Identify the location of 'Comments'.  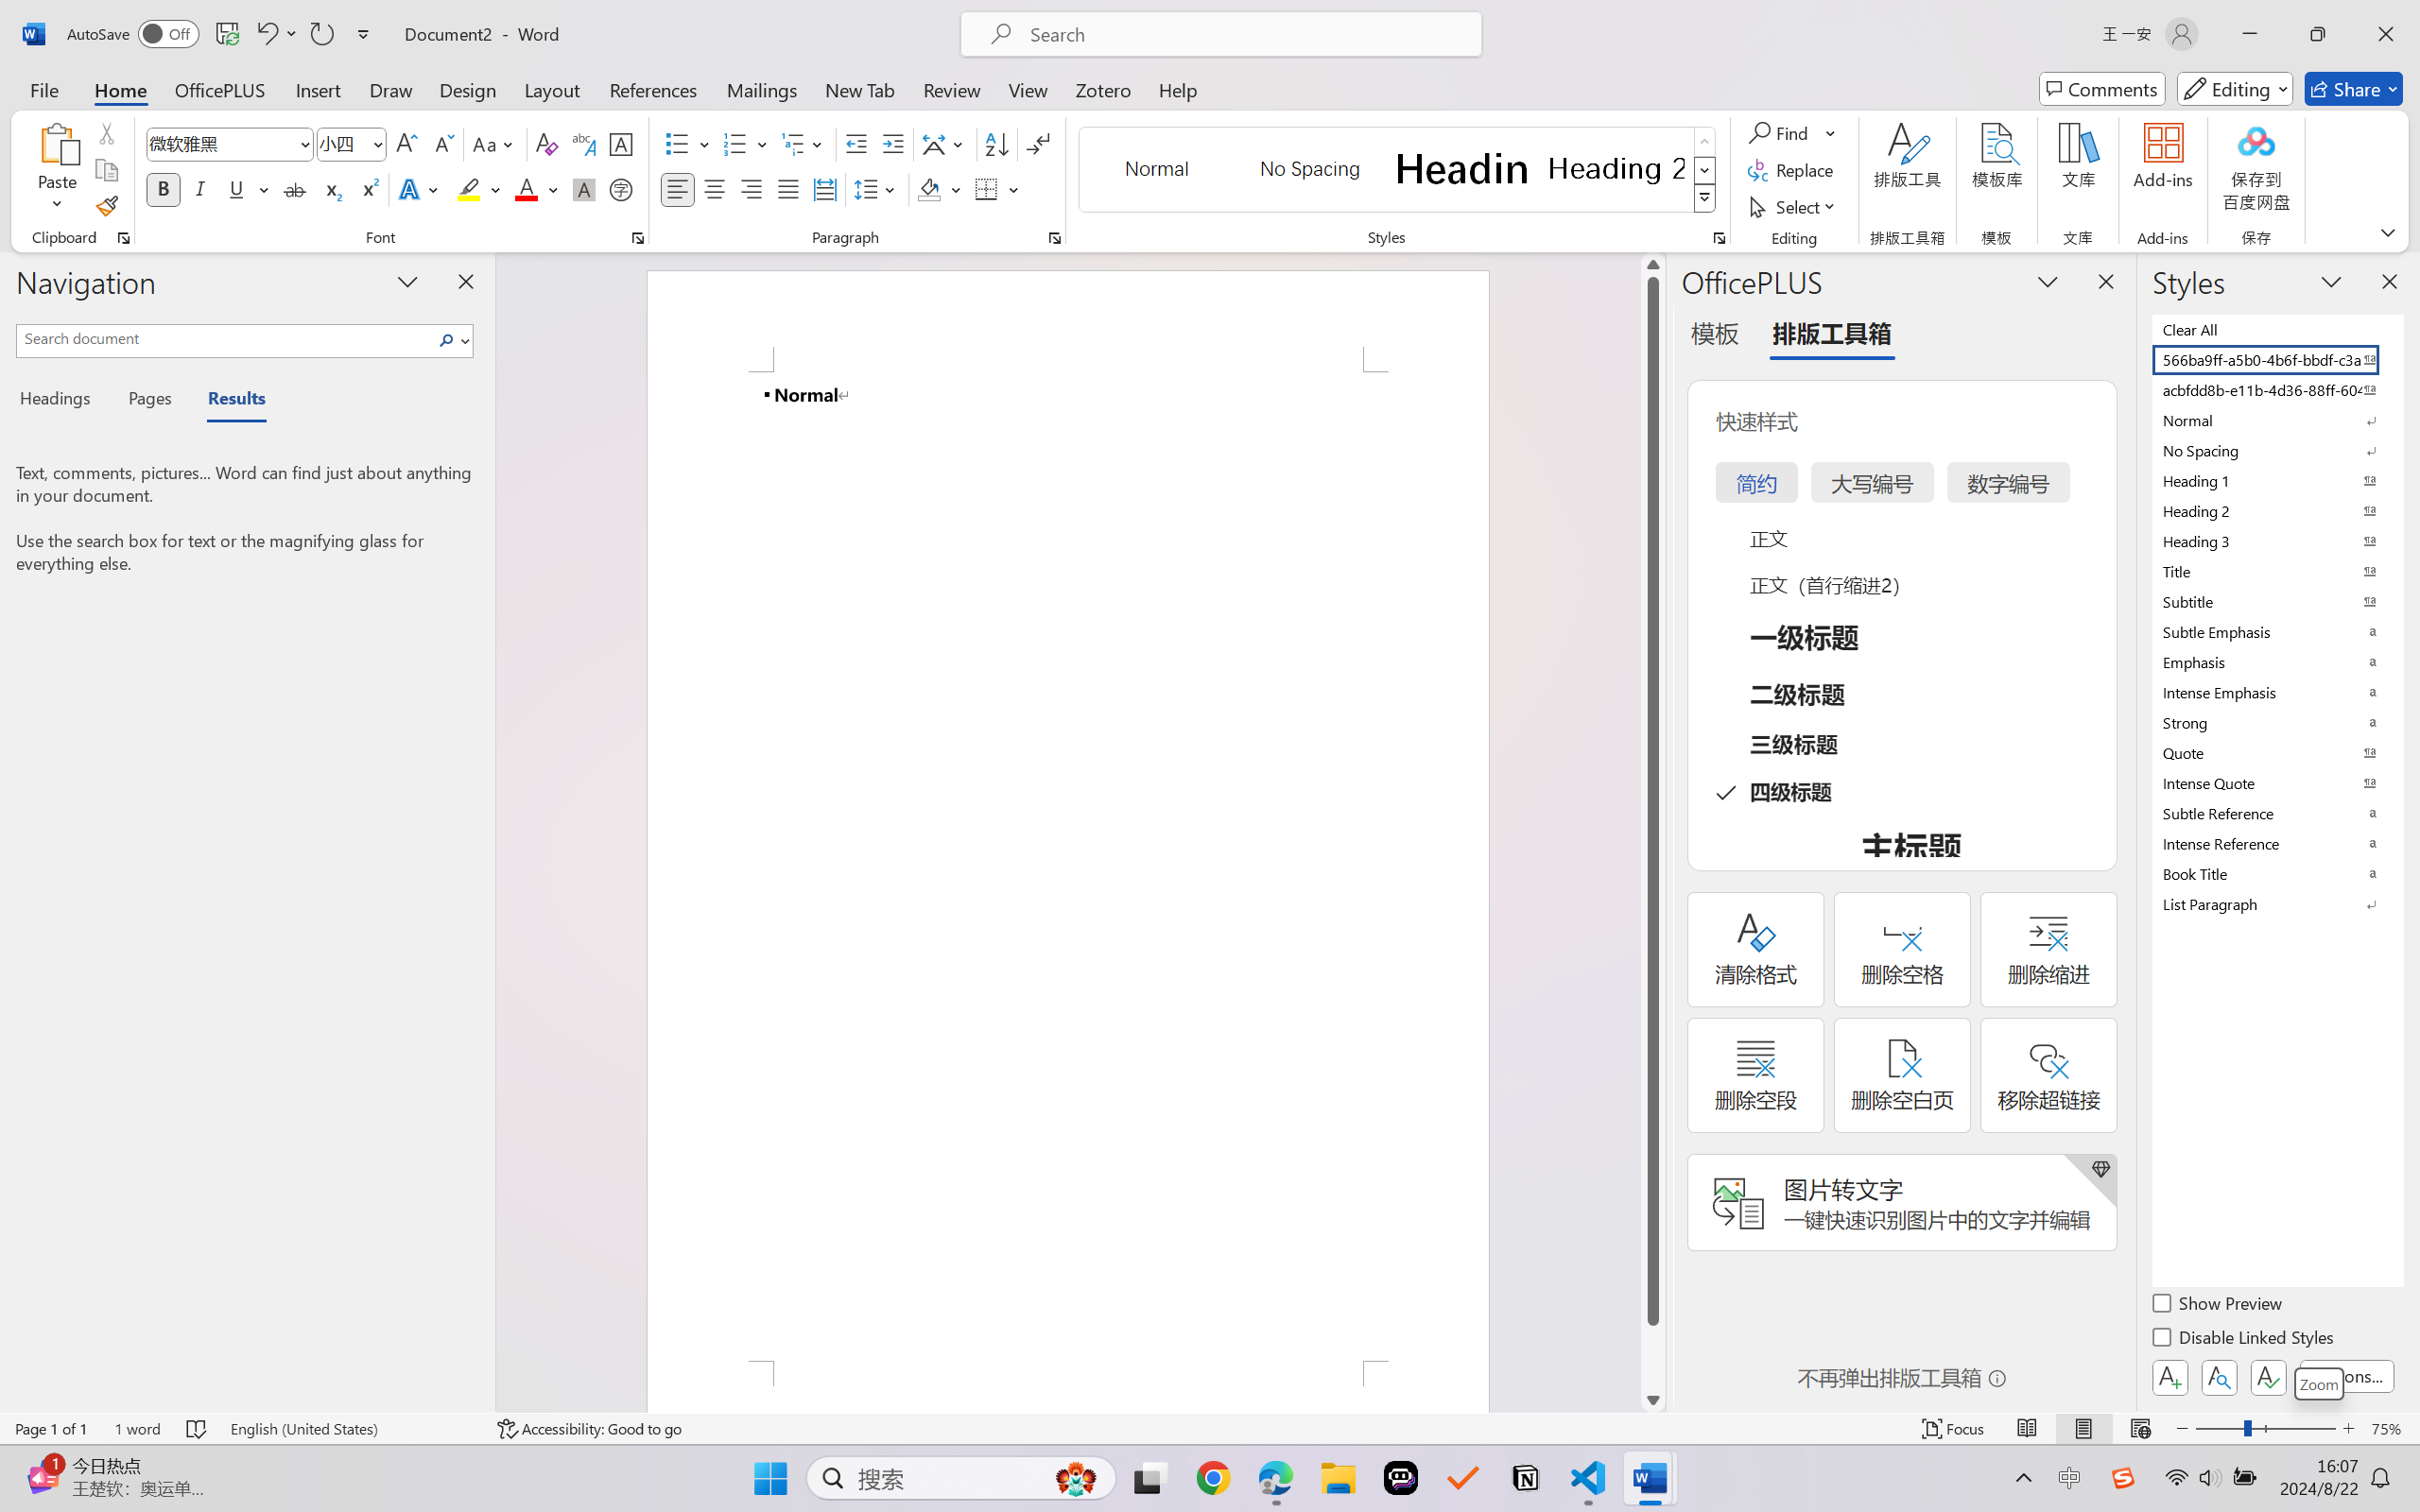
(2102, 88).